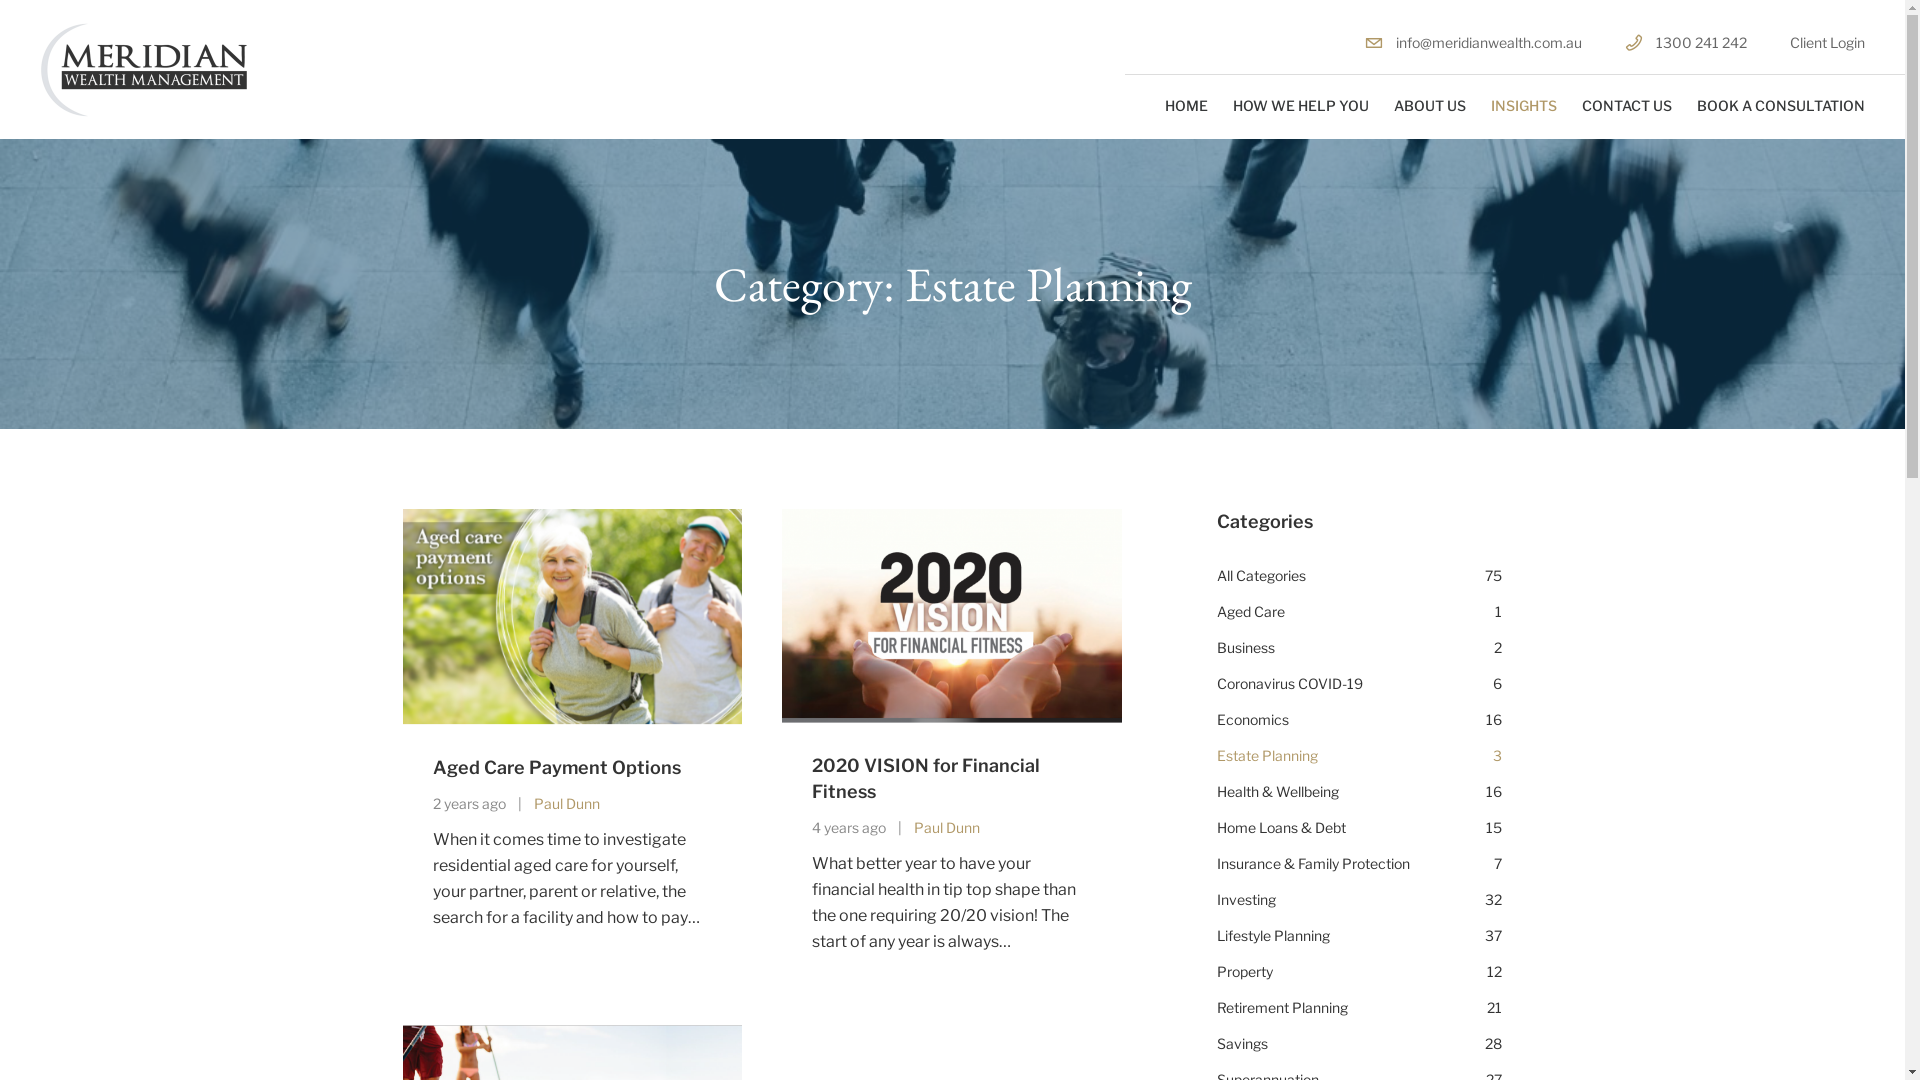  I want to click on 'info@meridianwealth.com.au', so click(1363, 42).